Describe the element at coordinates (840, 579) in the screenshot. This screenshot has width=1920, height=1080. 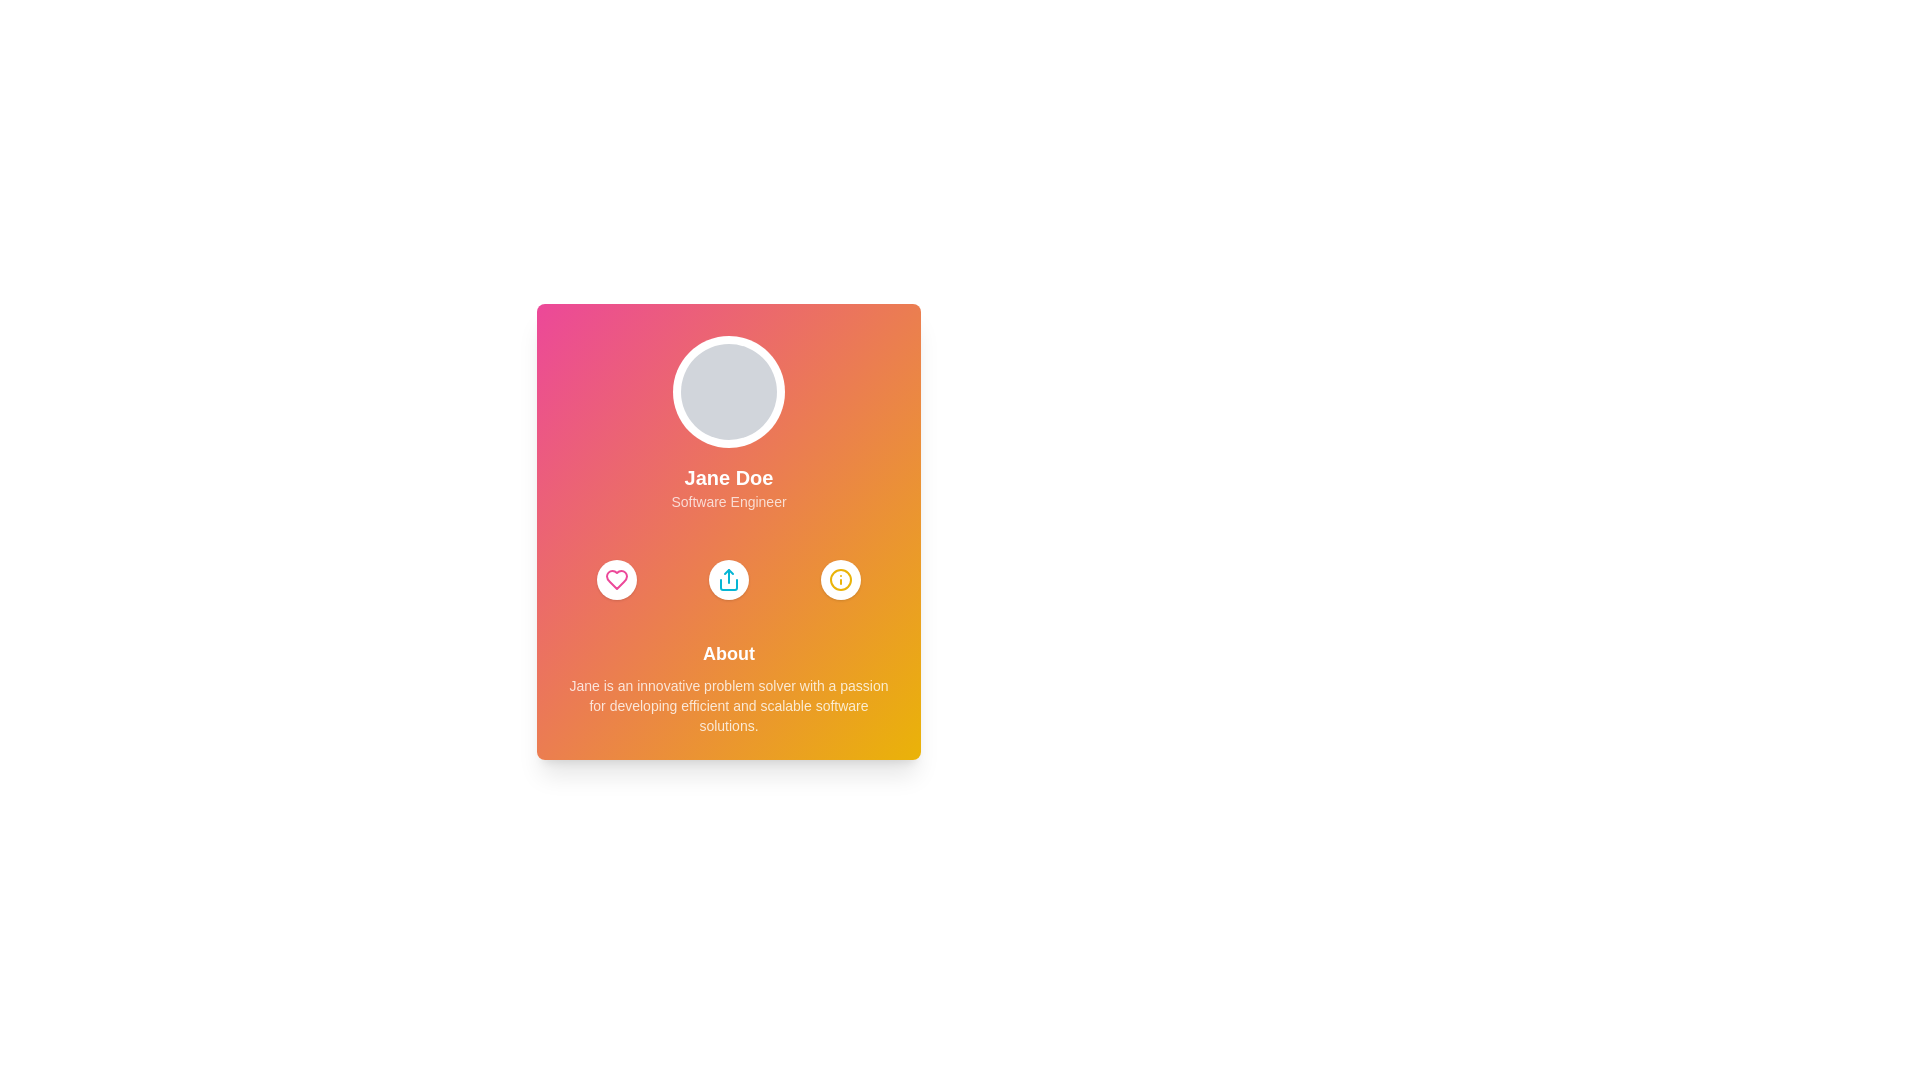
I see `the circular information icon with a yellow outline located in the bottom row of three icons under the profile information` at that location.